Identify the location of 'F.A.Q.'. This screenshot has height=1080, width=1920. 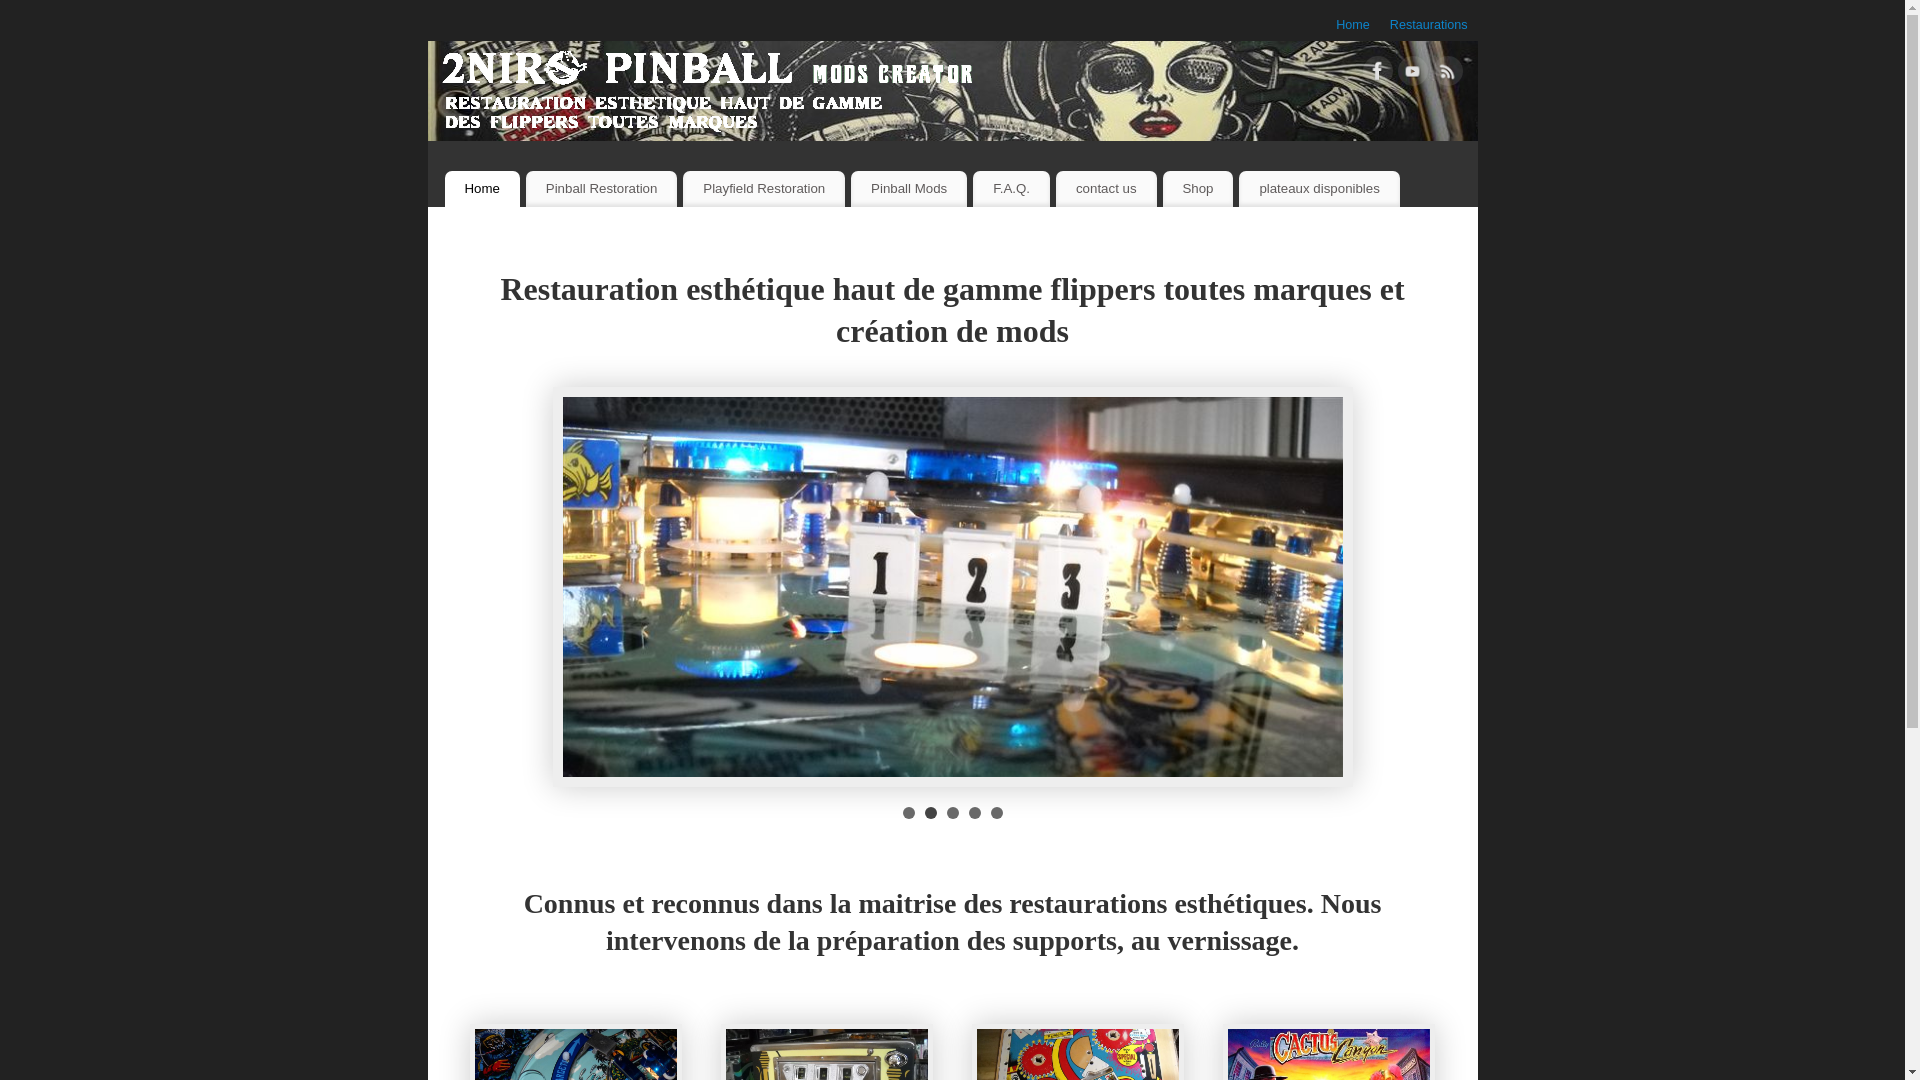
(1011, 189).